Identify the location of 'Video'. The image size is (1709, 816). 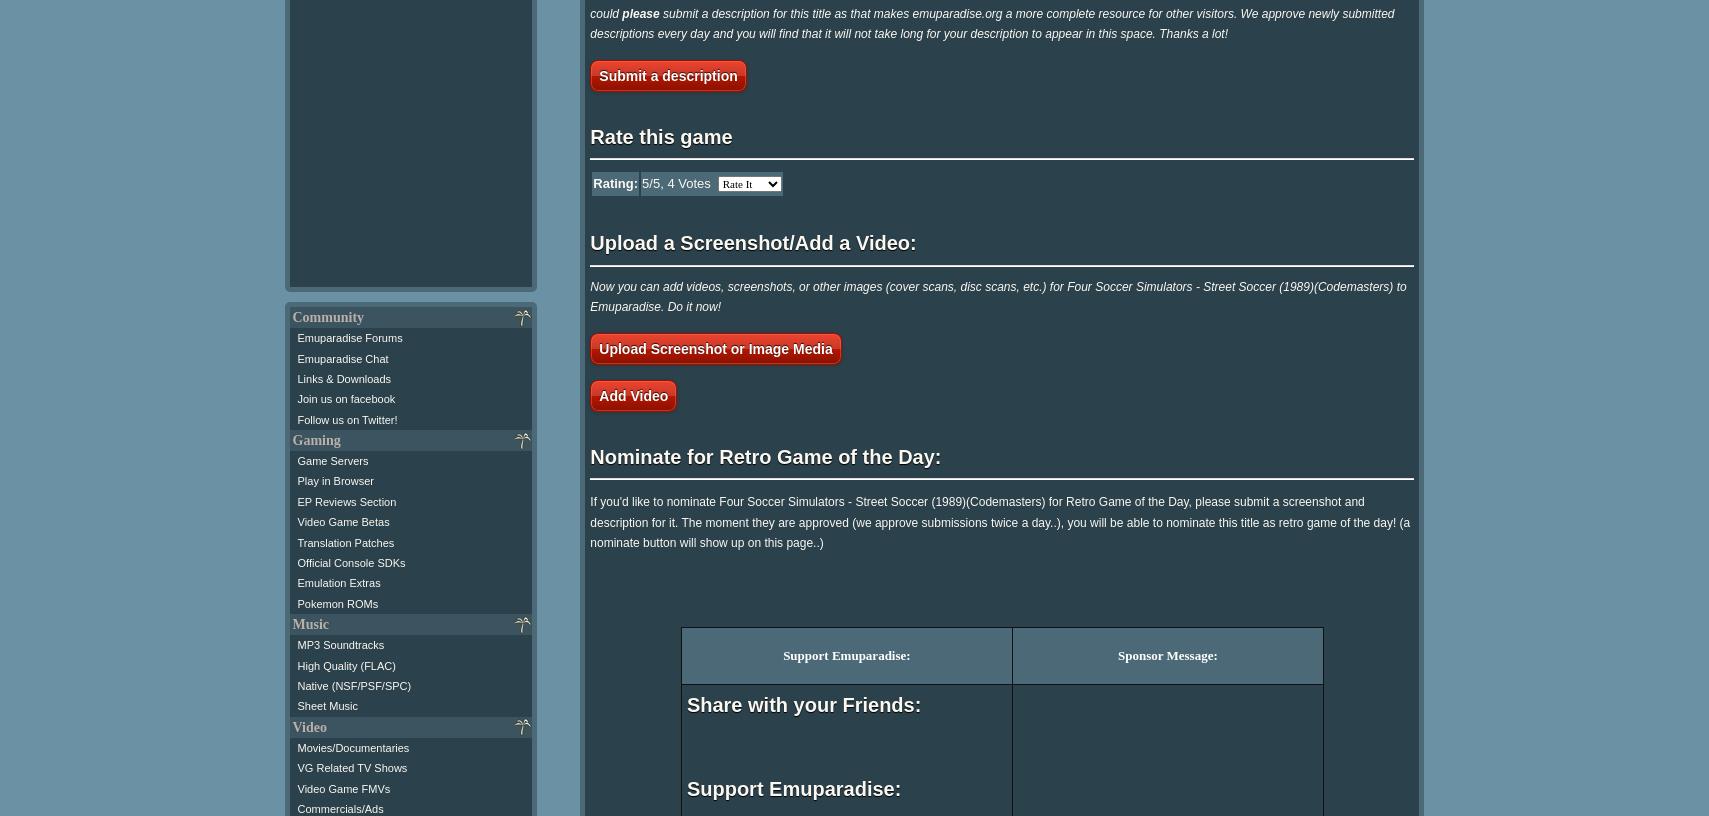
(307, 726).